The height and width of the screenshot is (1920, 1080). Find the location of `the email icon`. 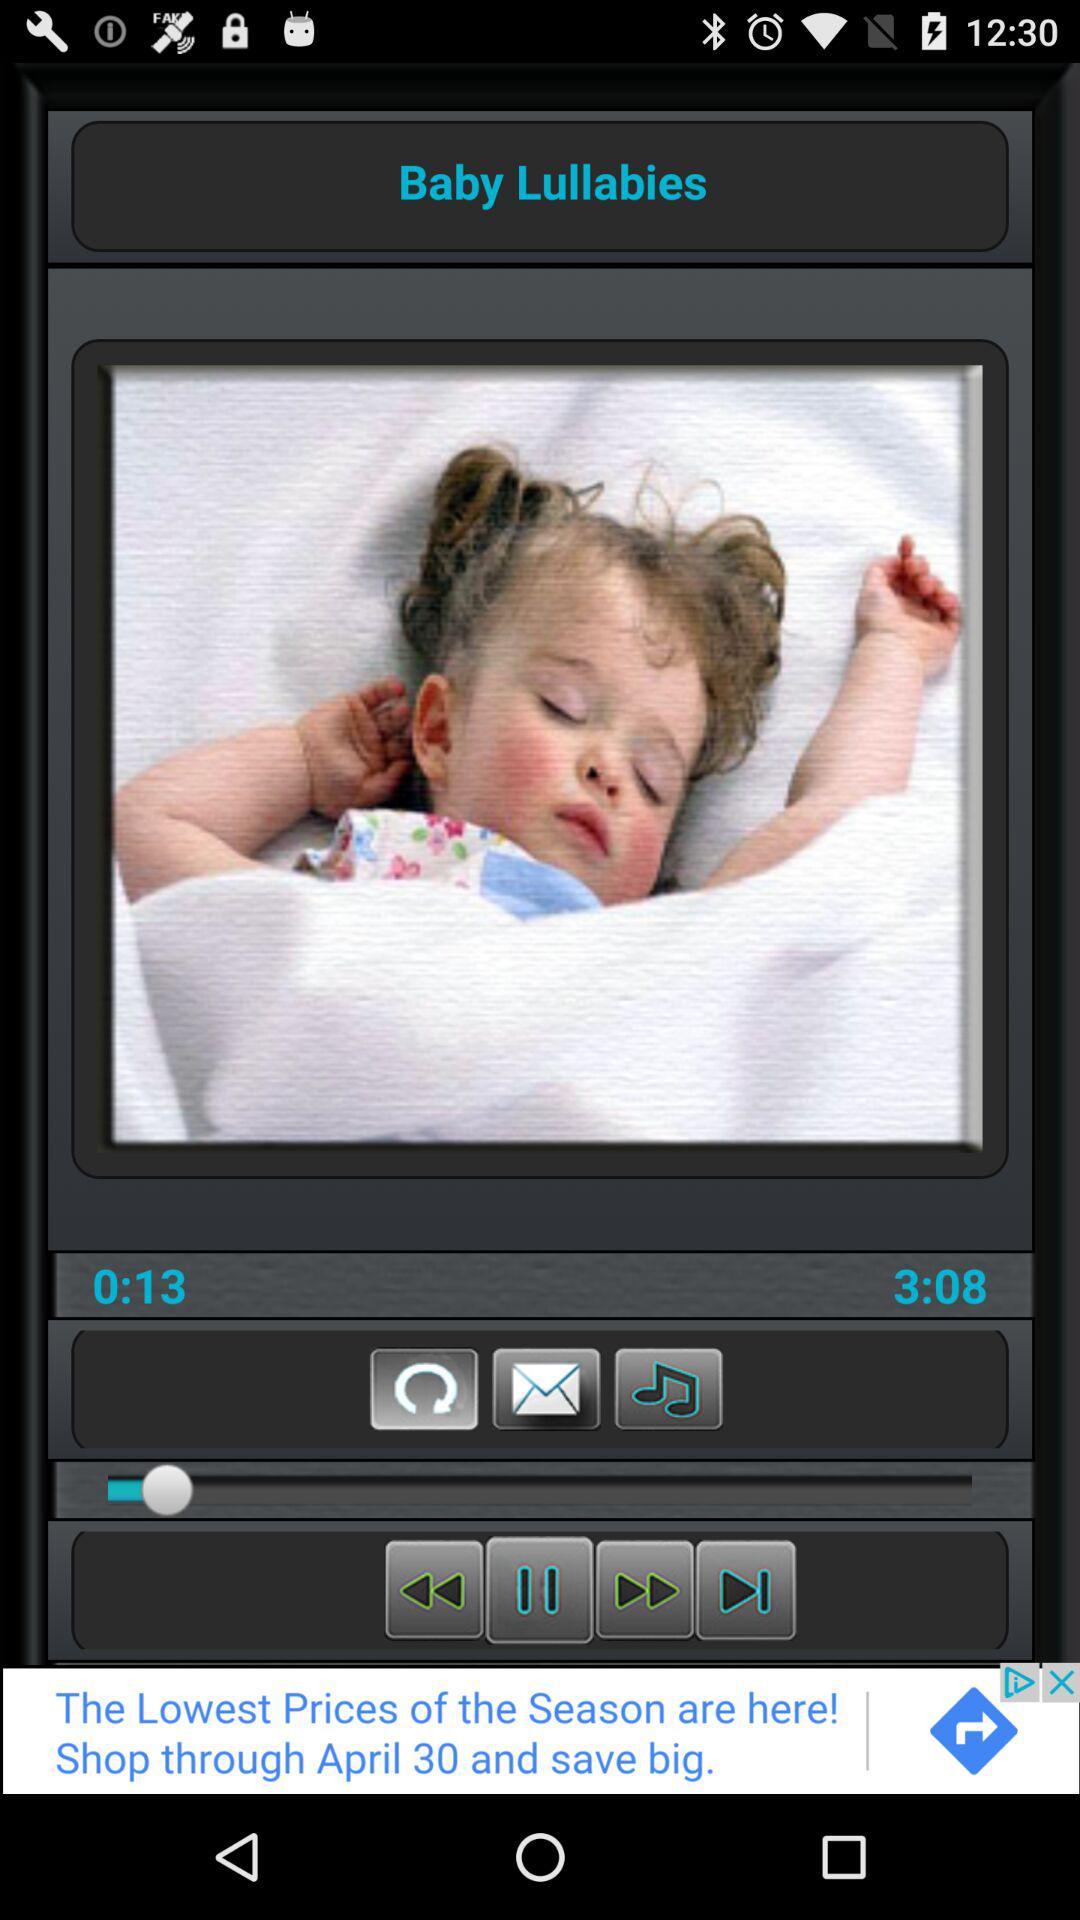

the email icon is located at coordinates (546, 1486).